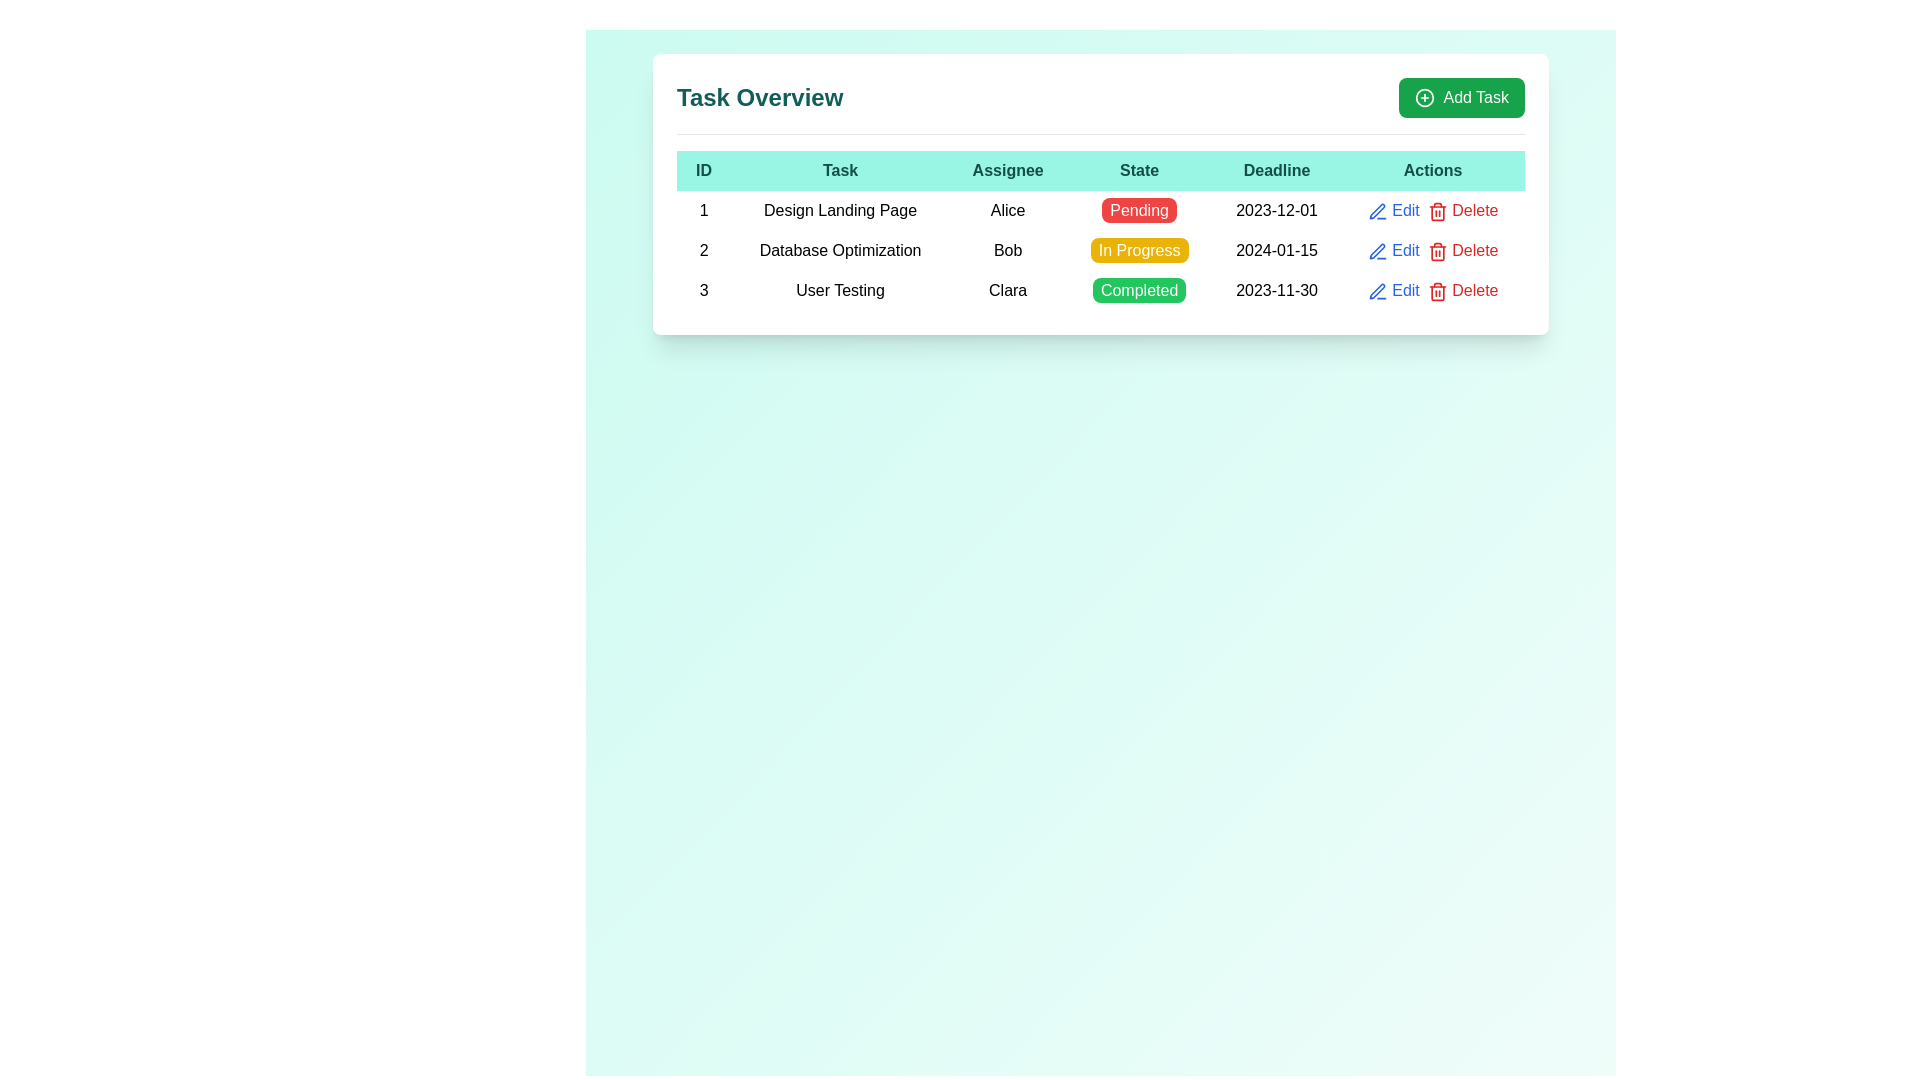 This screenshot has height=1080, width=1920. I want to click on the red outlined trash can icon in the first row of the 'Actions' column to initiate the delete action, so click(1436, 211).